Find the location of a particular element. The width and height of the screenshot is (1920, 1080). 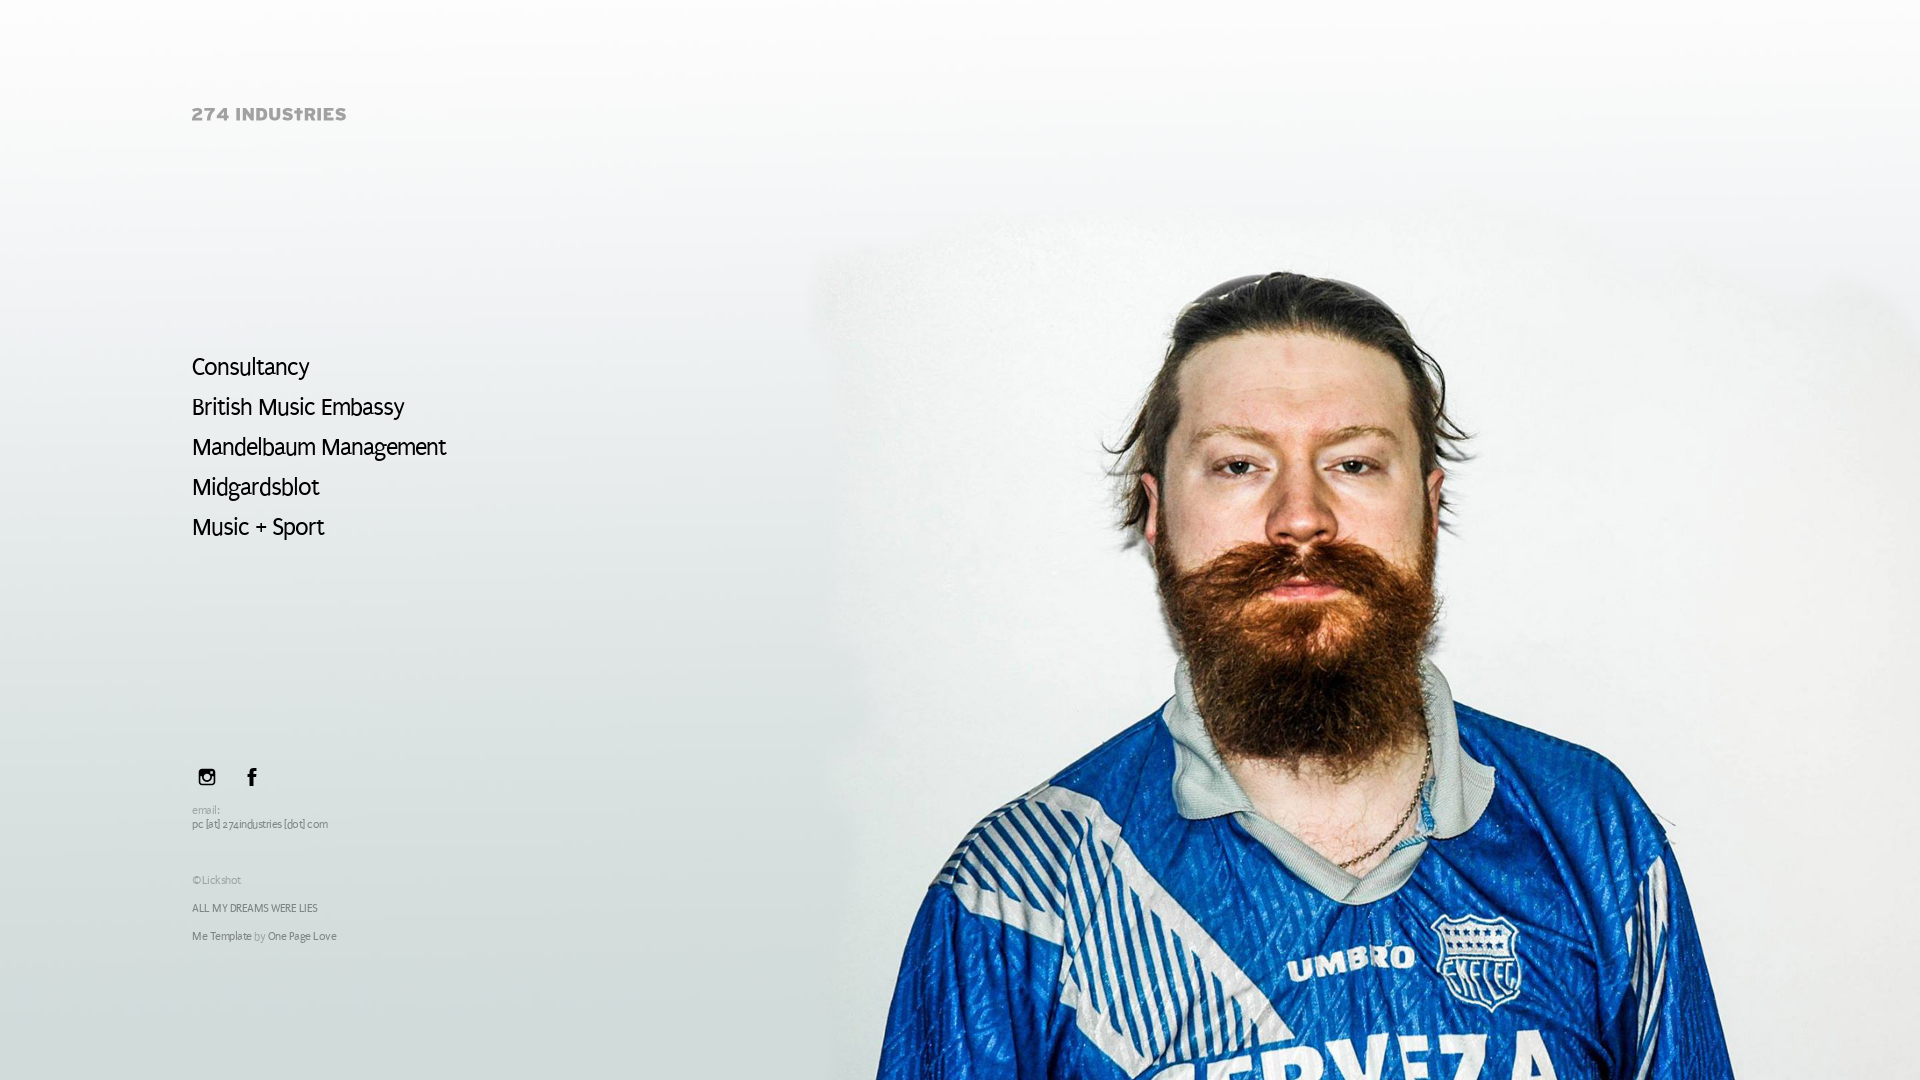

'Me Template' is located at coordinates (221, 936).